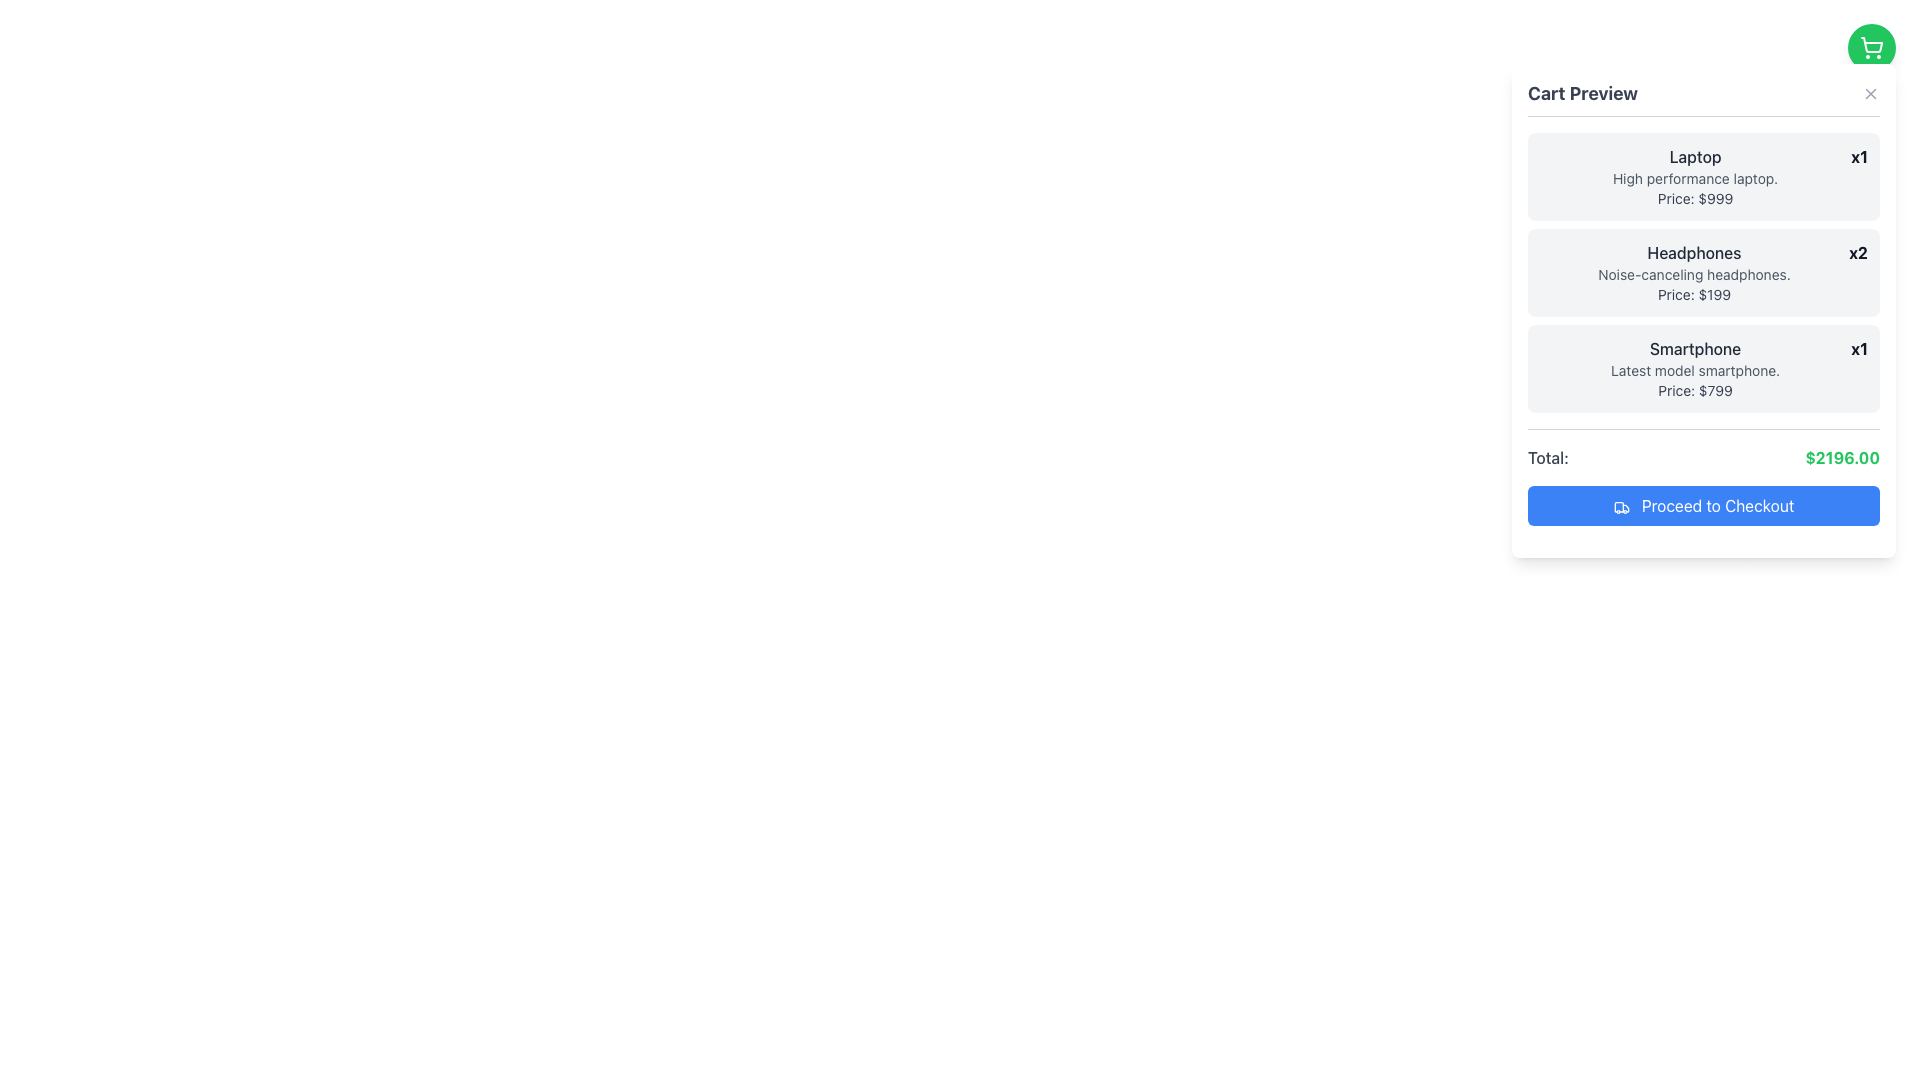 The height and width of the screenshot is (1080, 1920). Describe the element at coordinates (1694, 369) in the screenshot. I see `text from the informational block describing the third item in the cart, which includes the name, description, and individual price` at that location.